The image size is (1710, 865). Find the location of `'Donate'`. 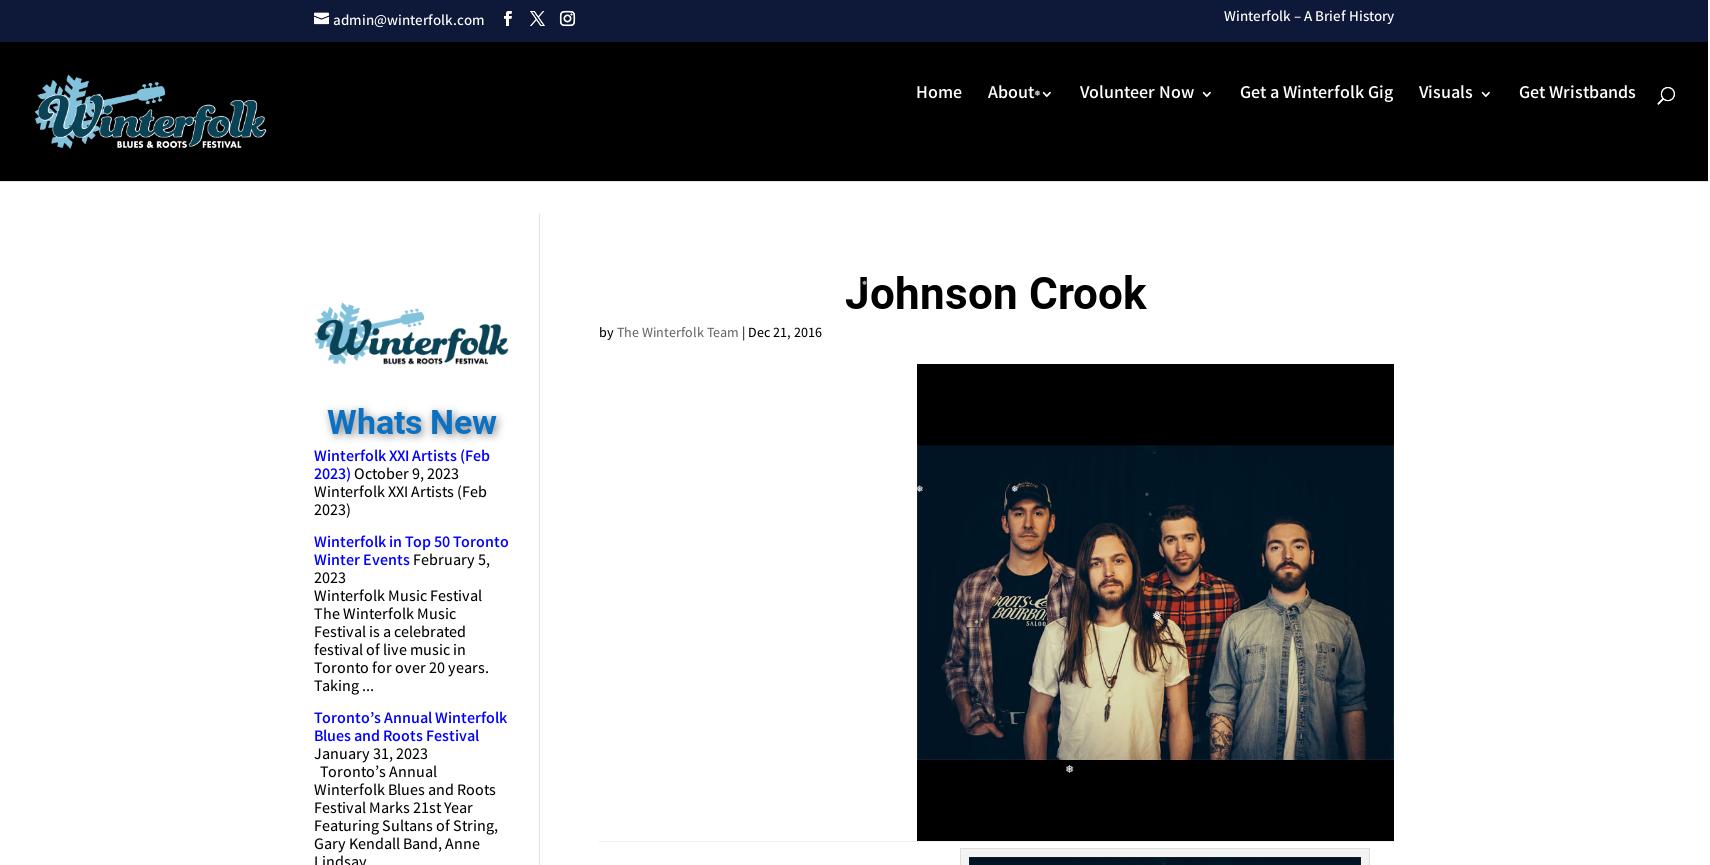

'Donate' is located at coordinates (1054, 417).